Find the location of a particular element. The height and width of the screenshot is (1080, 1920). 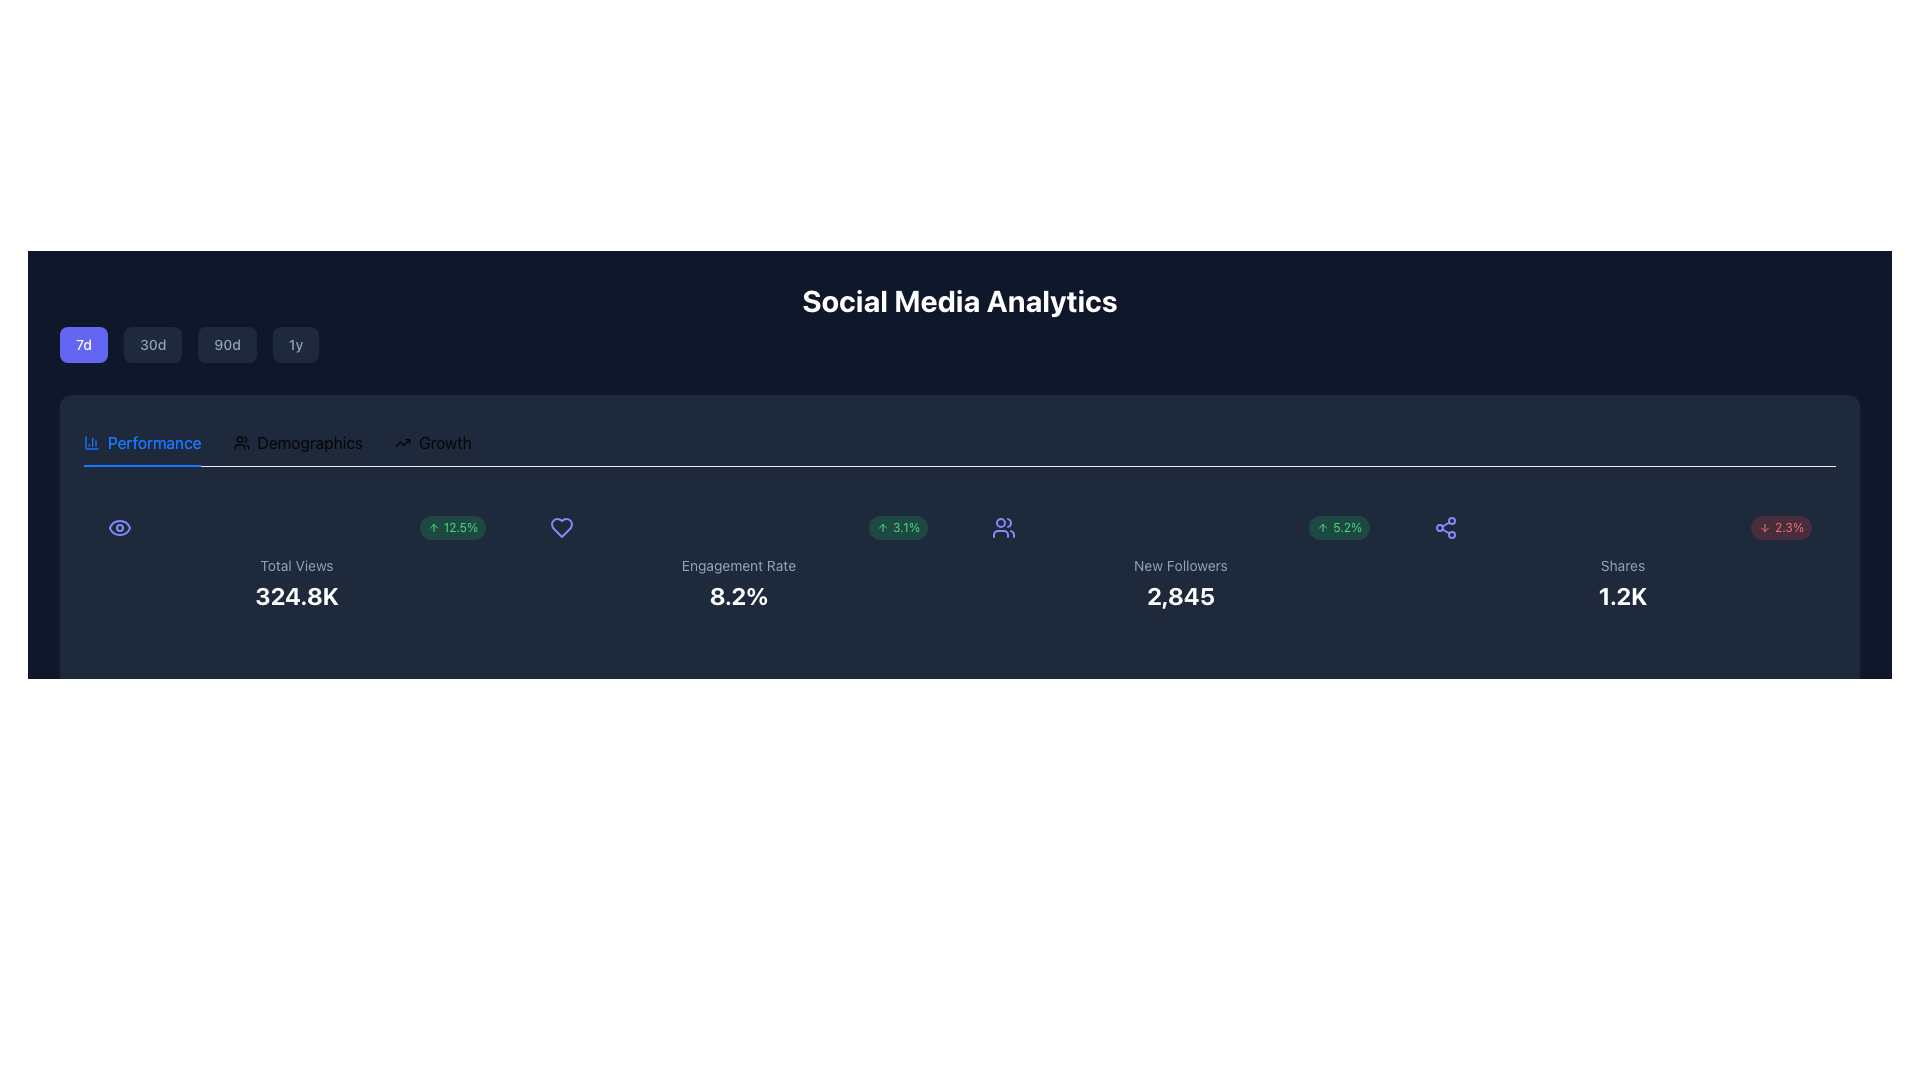

the rectangular button with a purple background and white text displaying '7d', which is the first button in a row of buttons above the main content section is located at coordinates (83, 343).